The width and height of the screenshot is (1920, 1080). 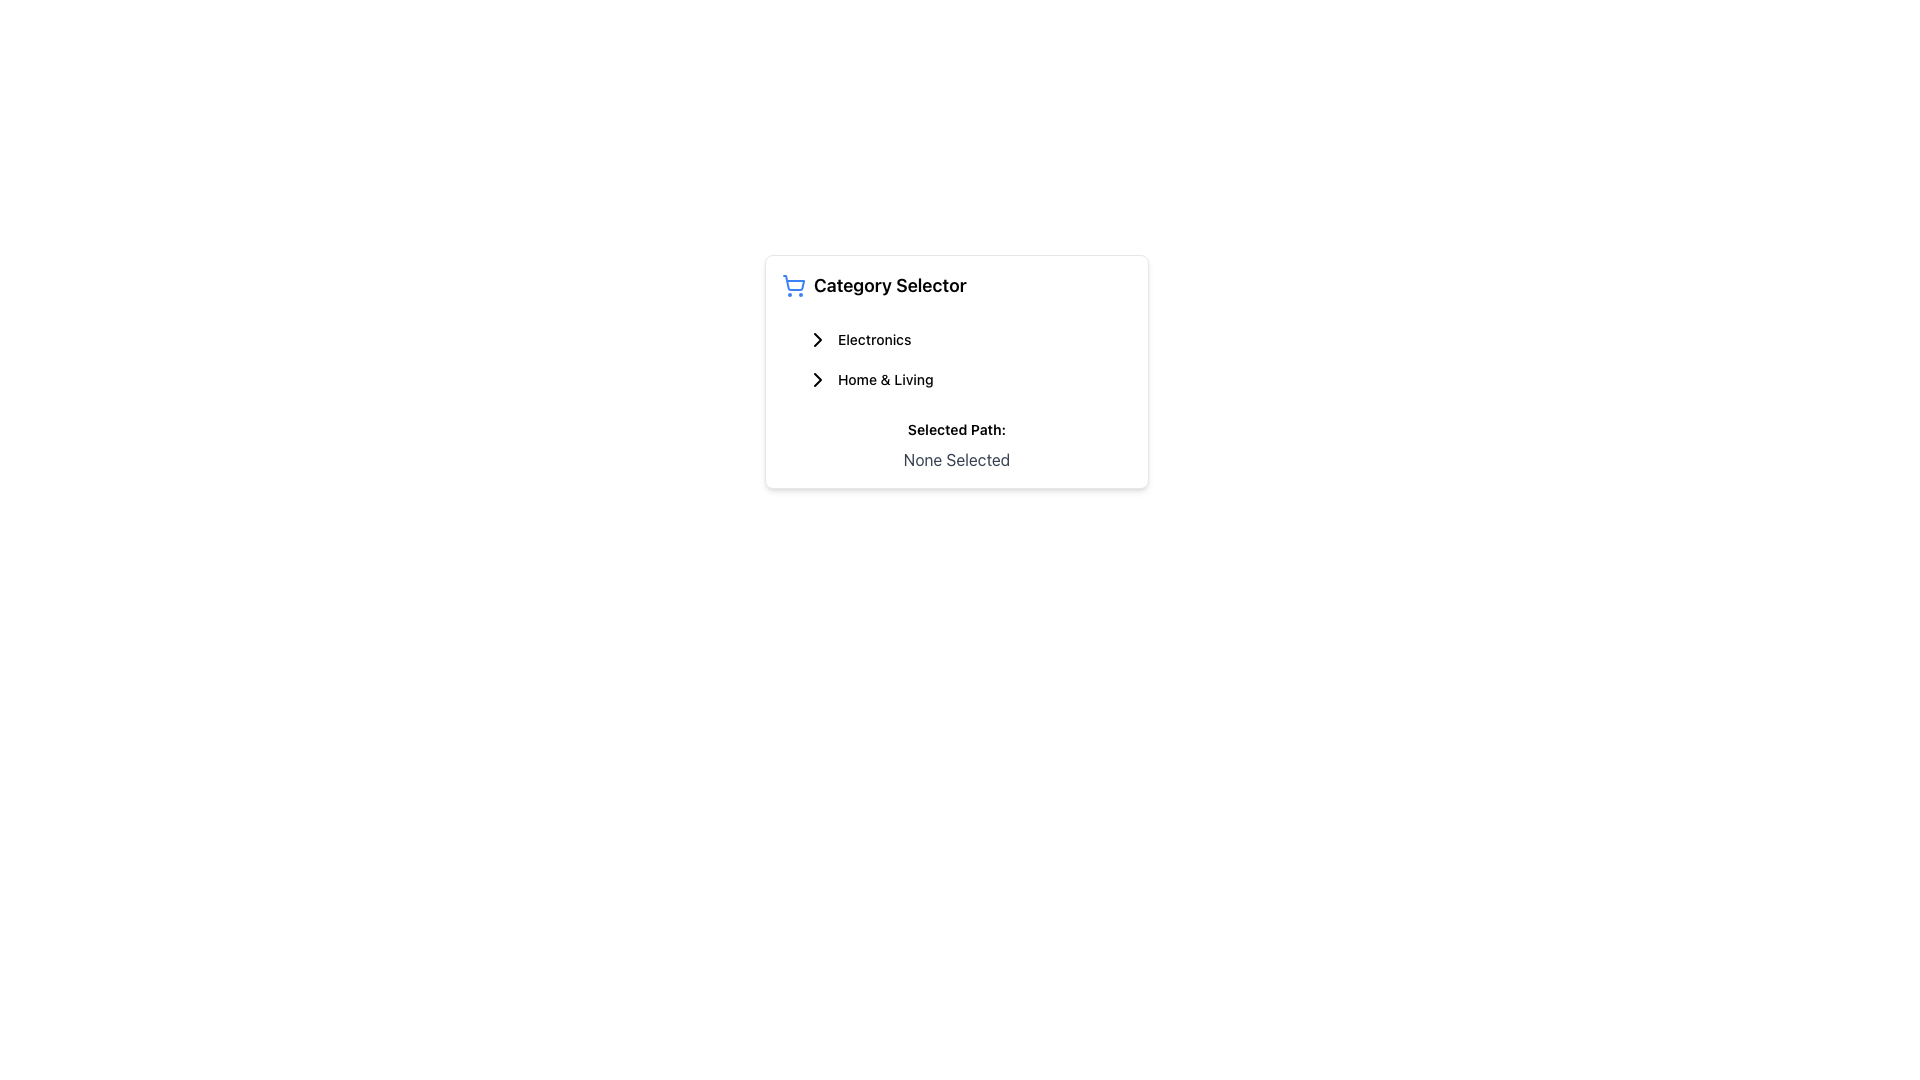 I want to click on the 'Electronics' category label located in the dropdown list beneath the 'Category Selector' title, so click(x=874, y=338).